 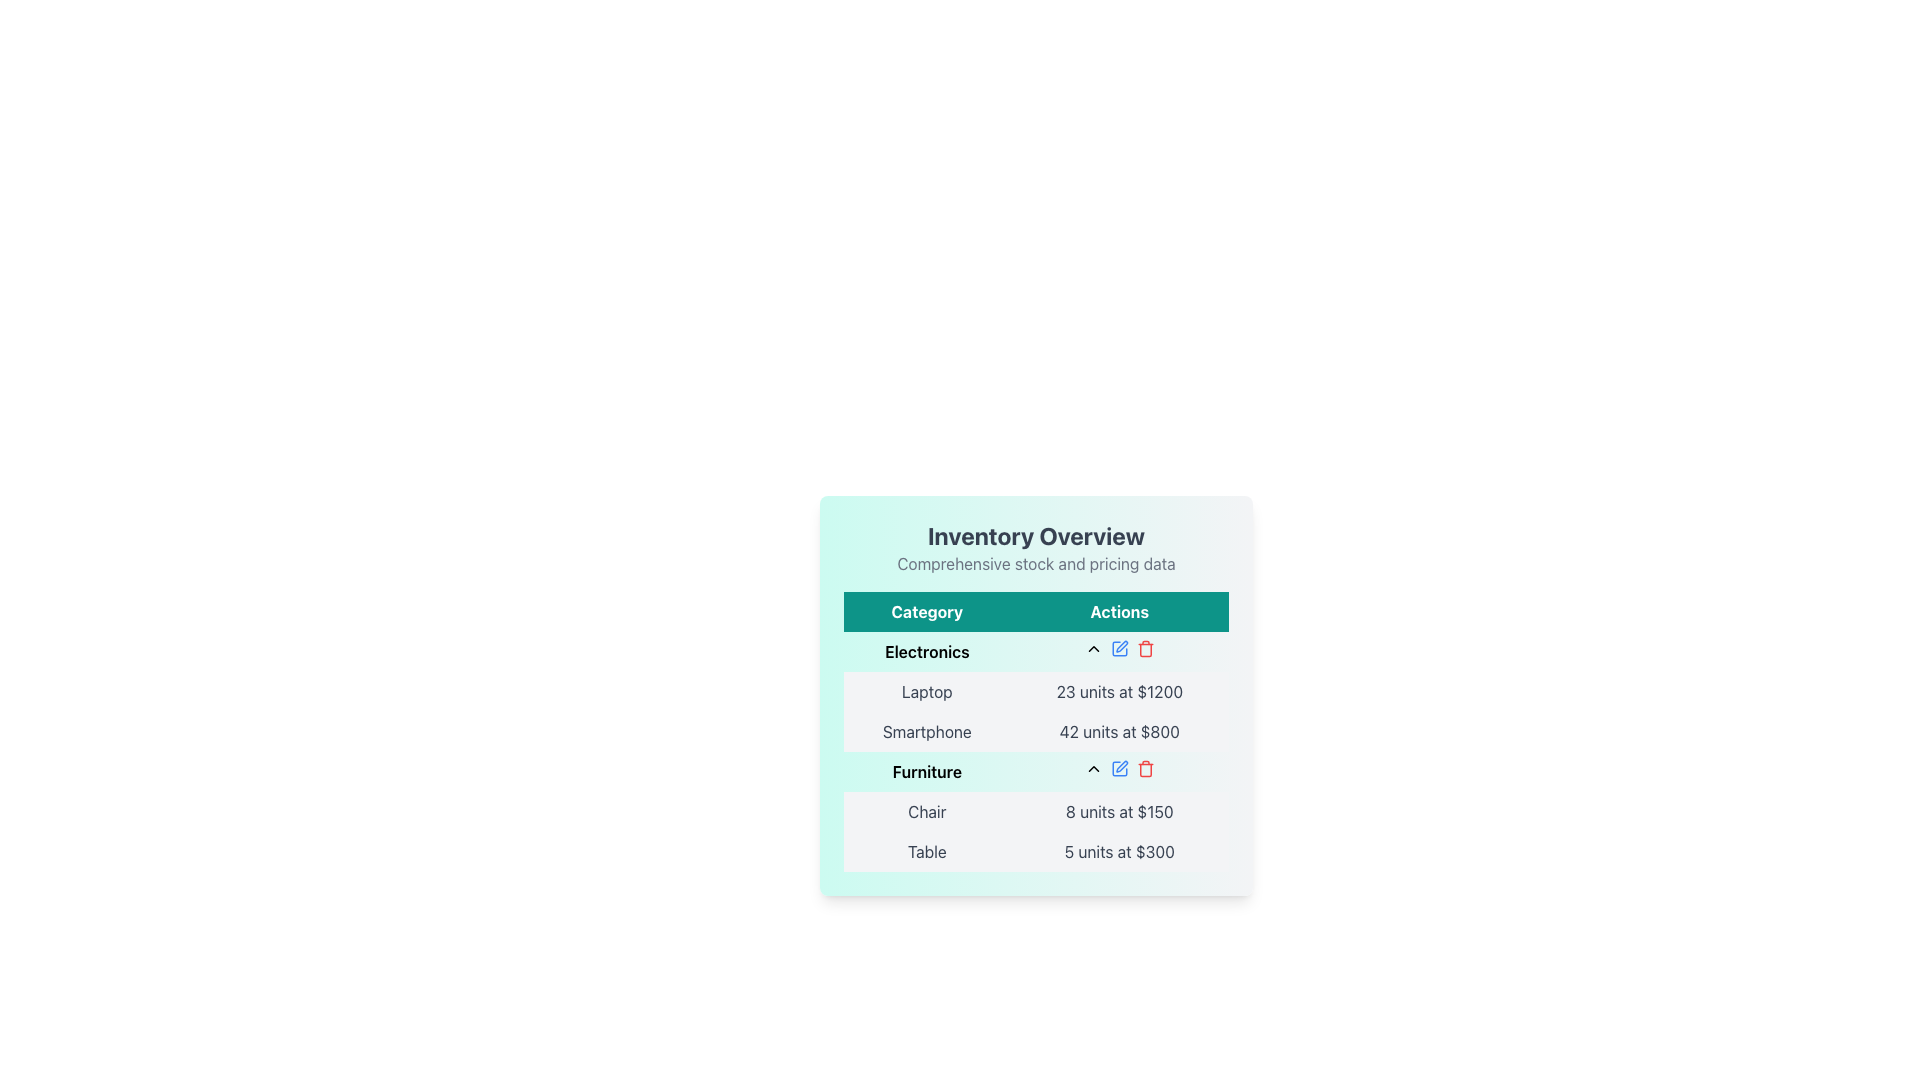 What do you see at coordinates (926, 732) in the screenshot?
I see `the static text label displaying the name of an item category in the second row under the 'Category' column of the 'Inventory Overview' table` at bounding box center [926, 732].